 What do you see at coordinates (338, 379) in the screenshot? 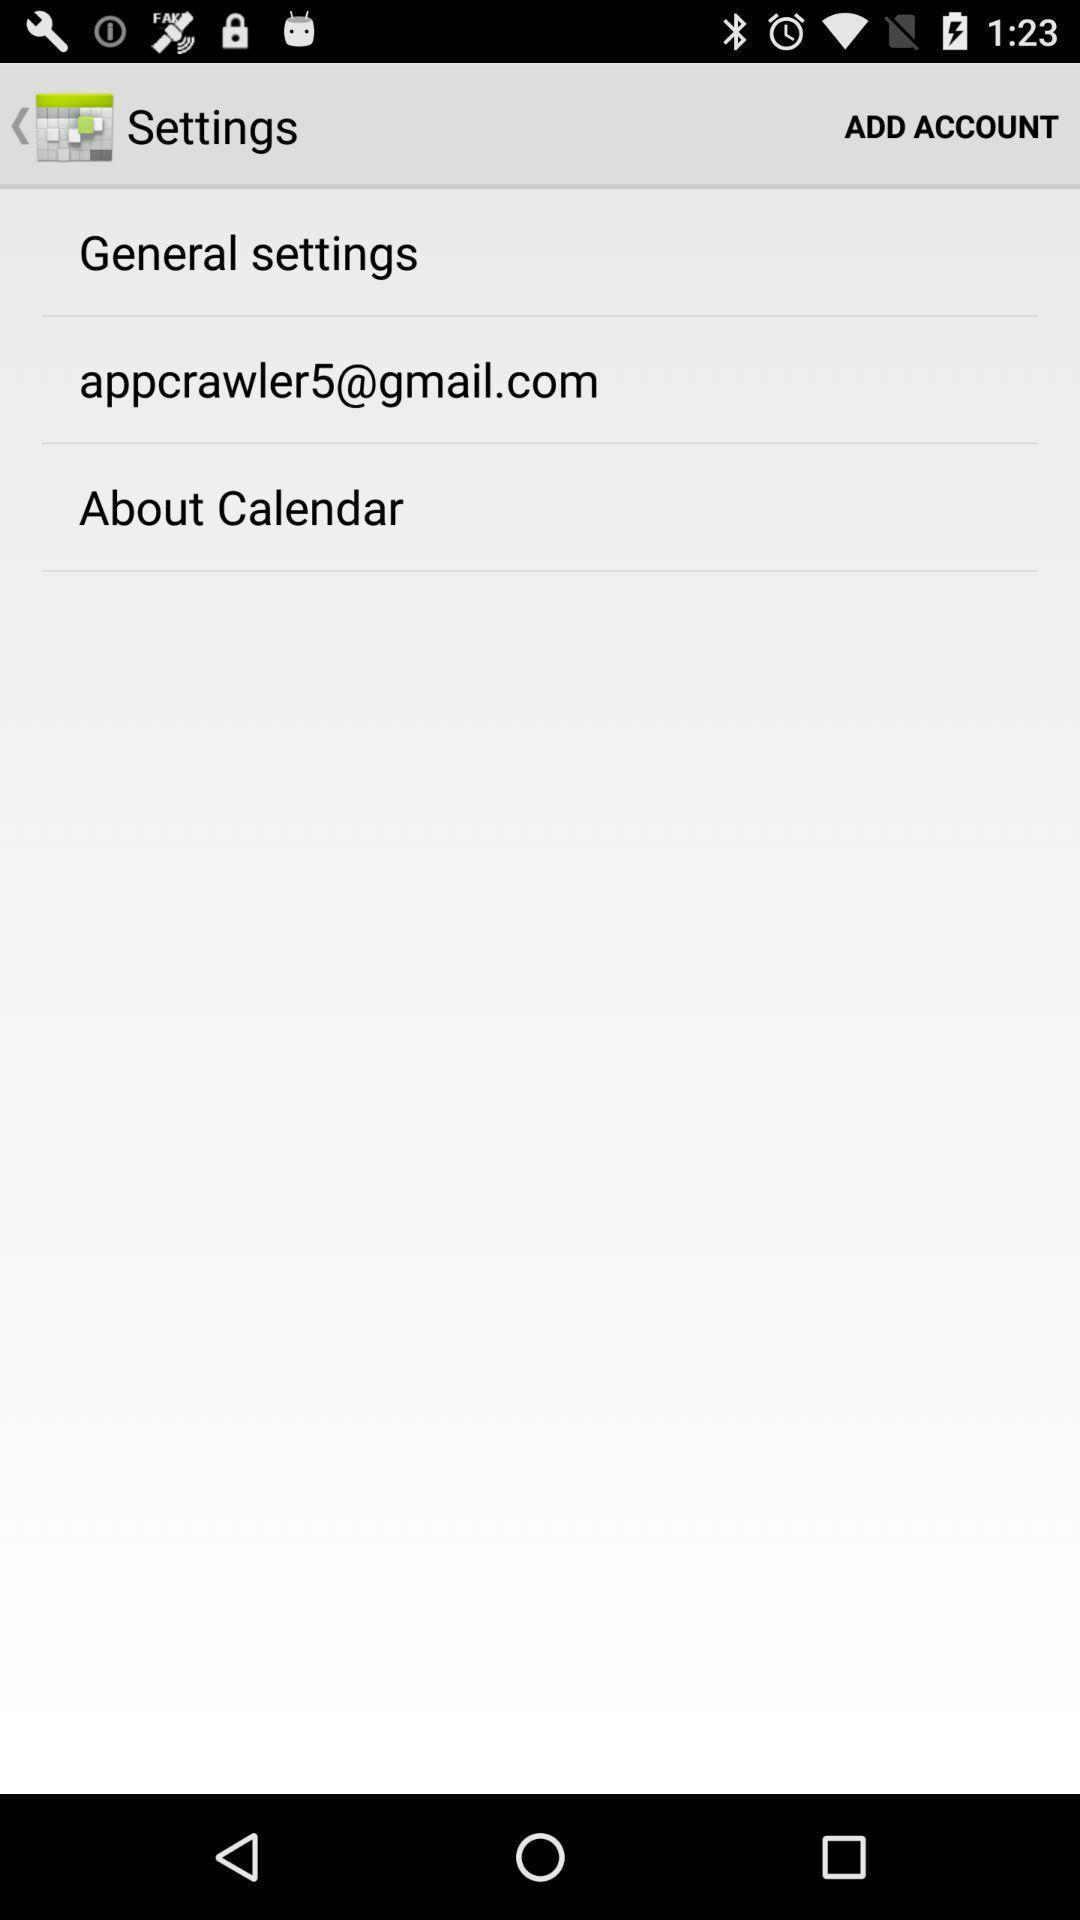
I see `the app below general settings icon` at bounding box center [338, 379].